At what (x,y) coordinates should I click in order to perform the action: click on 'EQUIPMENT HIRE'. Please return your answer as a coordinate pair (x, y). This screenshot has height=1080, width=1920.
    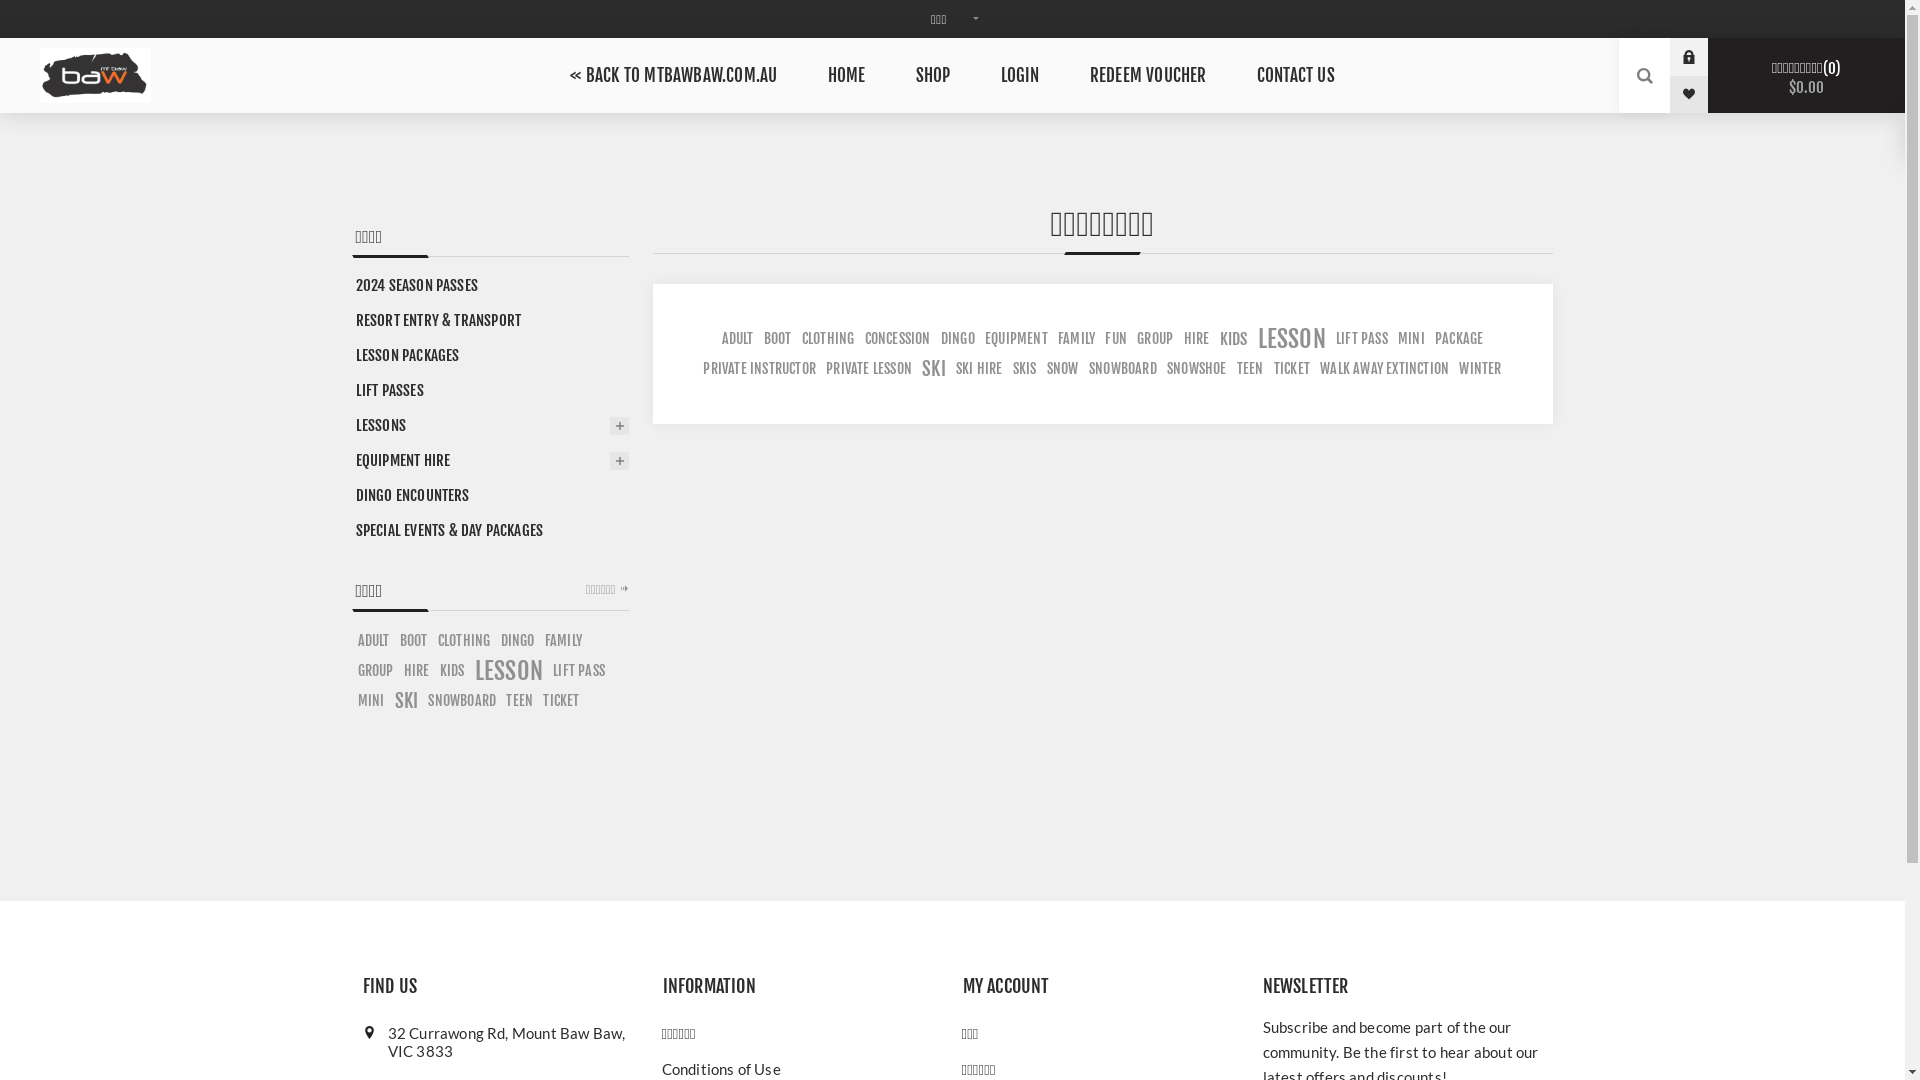
    Looking at the image, I should click on (351, 460).